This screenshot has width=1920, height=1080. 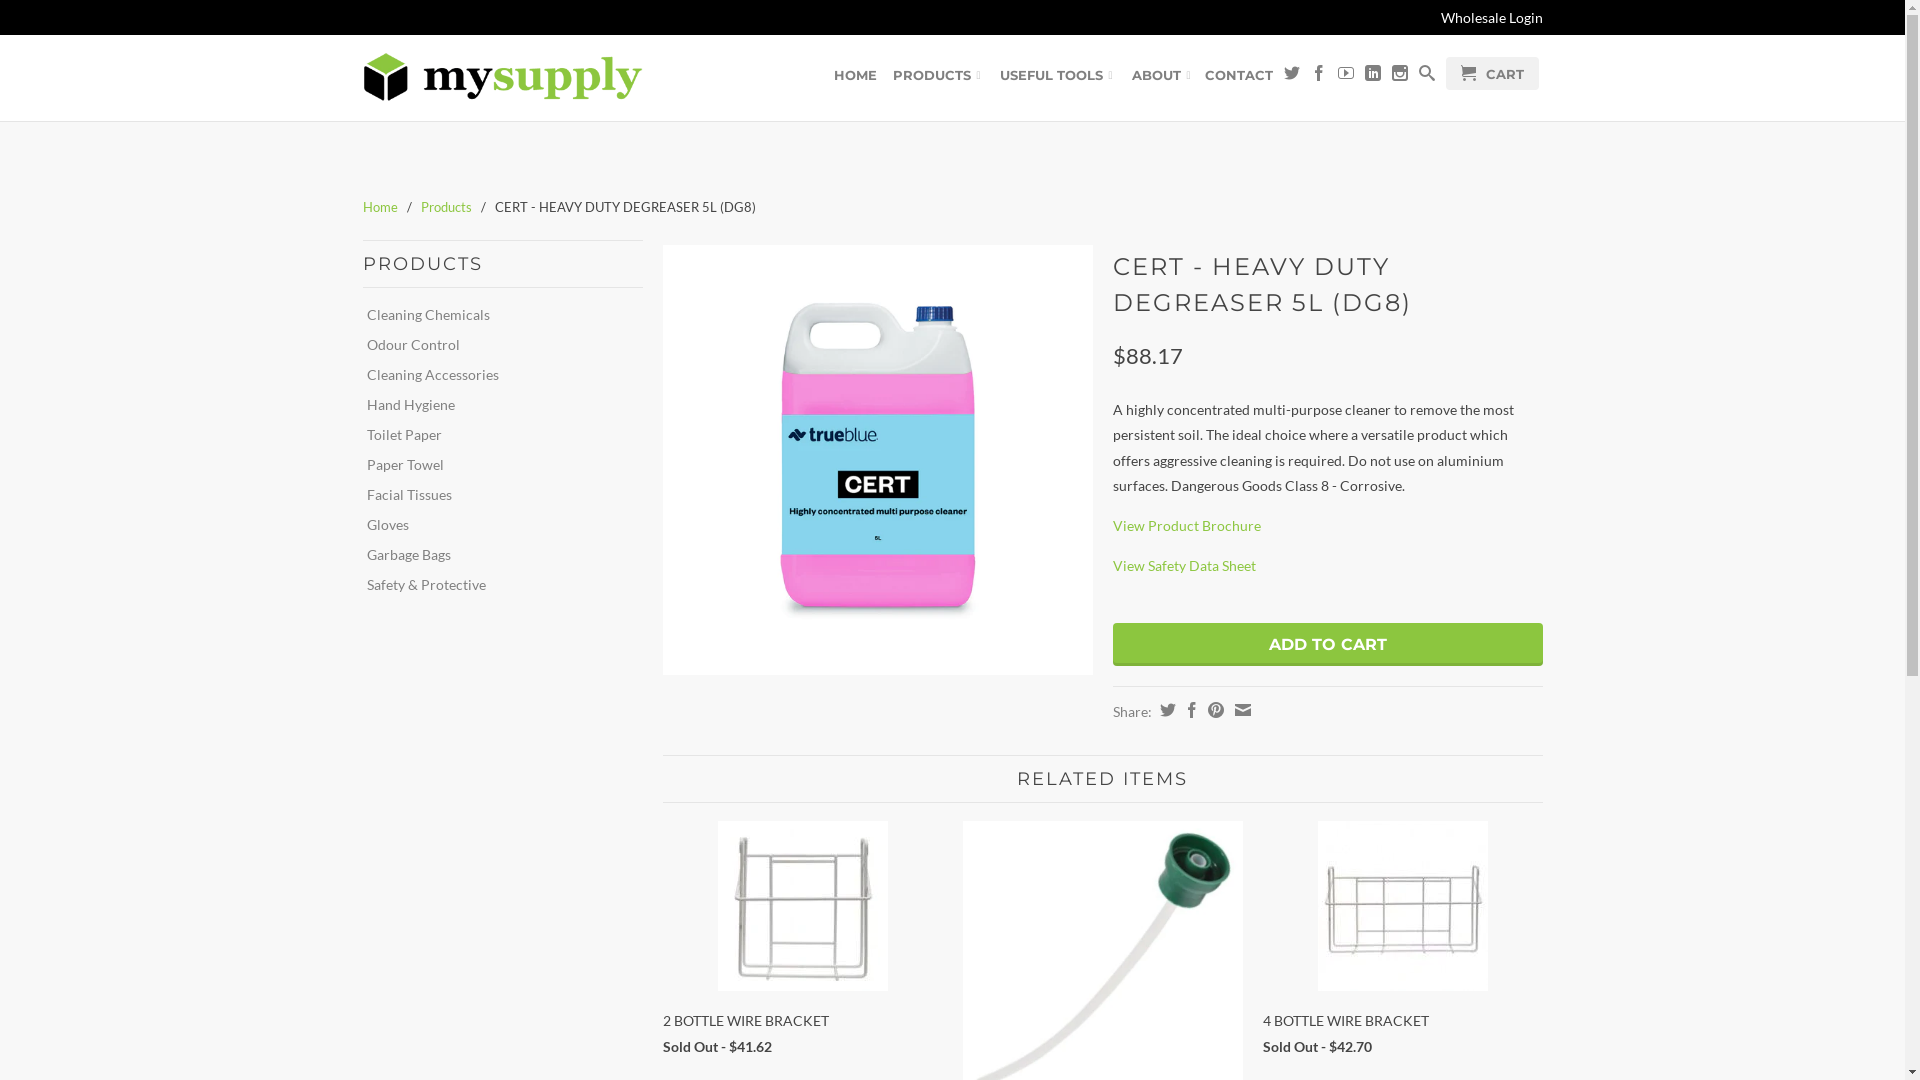 What do you see at coordinates (1326, 644) in the screenshot?
I see `'Add to Cart'` at bounding box center [1326, 644].